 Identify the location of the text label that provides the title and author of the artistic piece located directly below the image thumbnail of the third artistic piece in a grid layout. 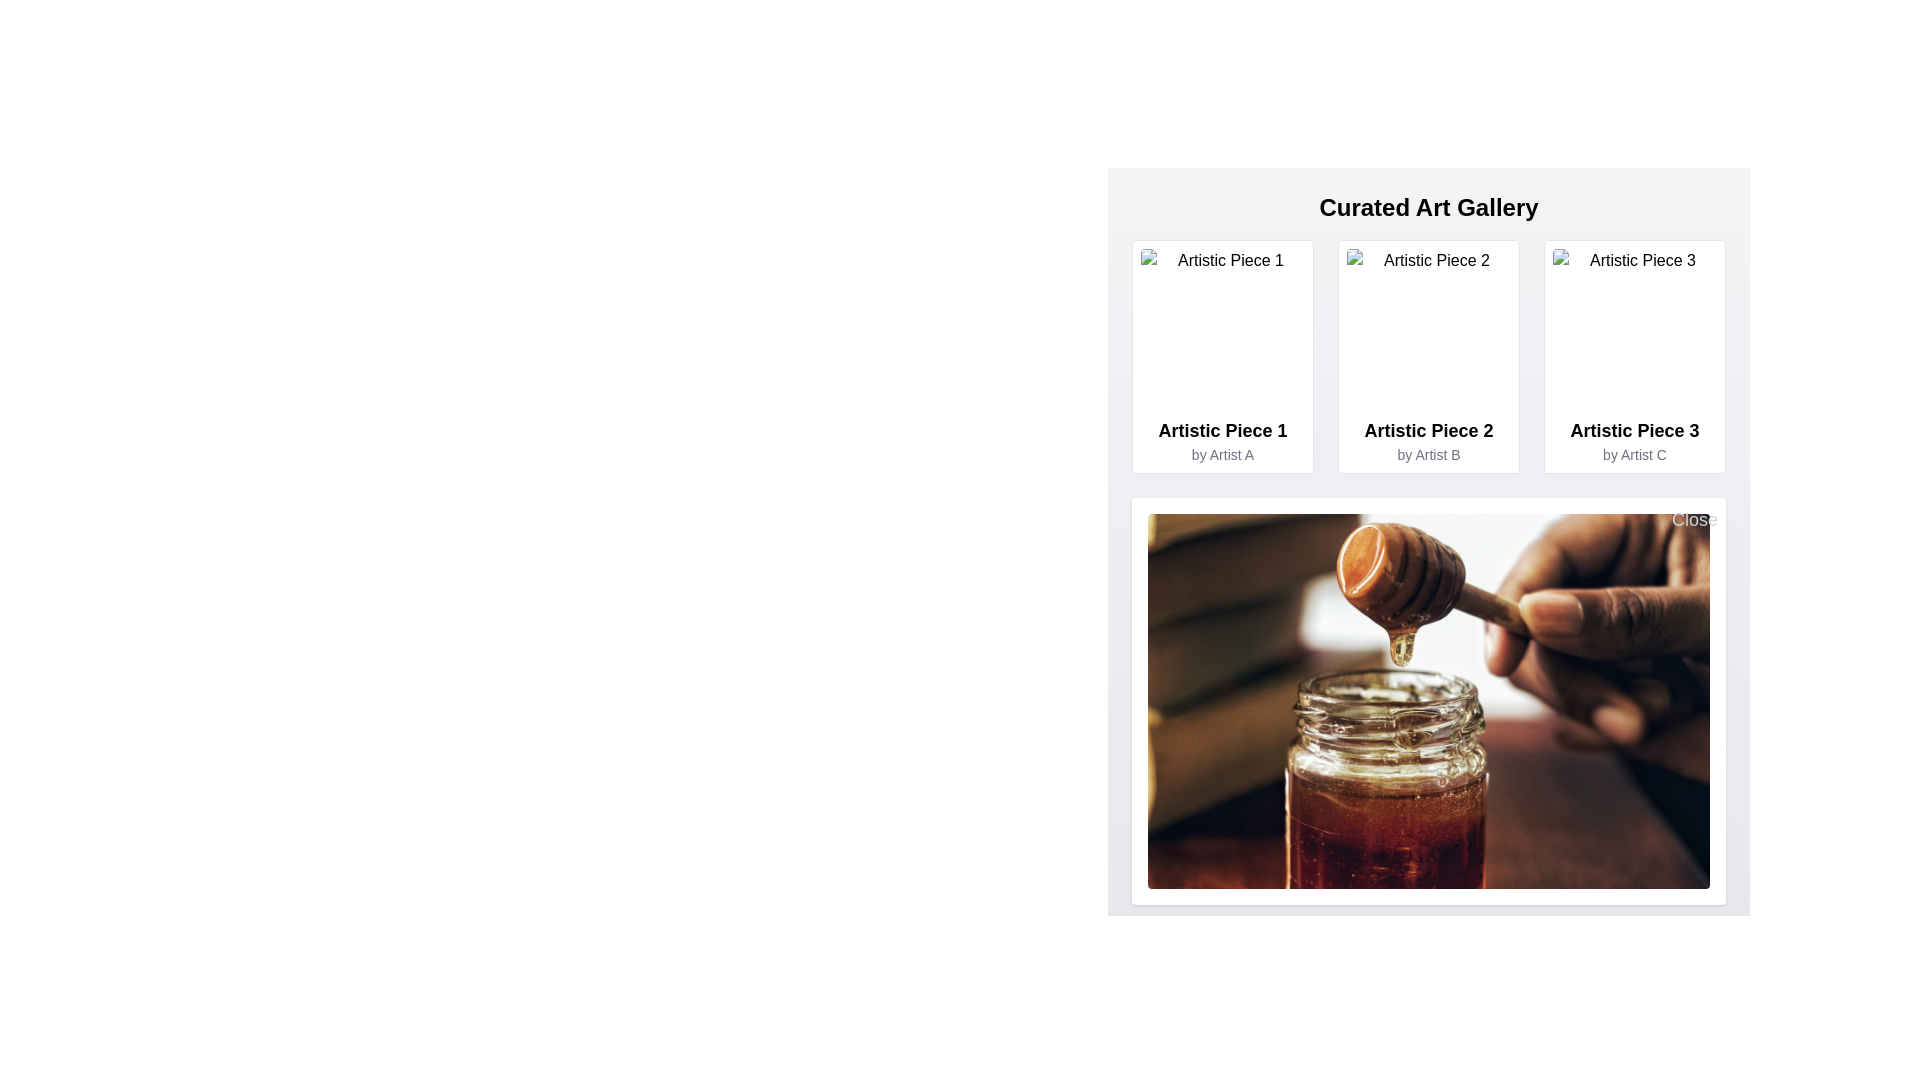
(1635, 439).